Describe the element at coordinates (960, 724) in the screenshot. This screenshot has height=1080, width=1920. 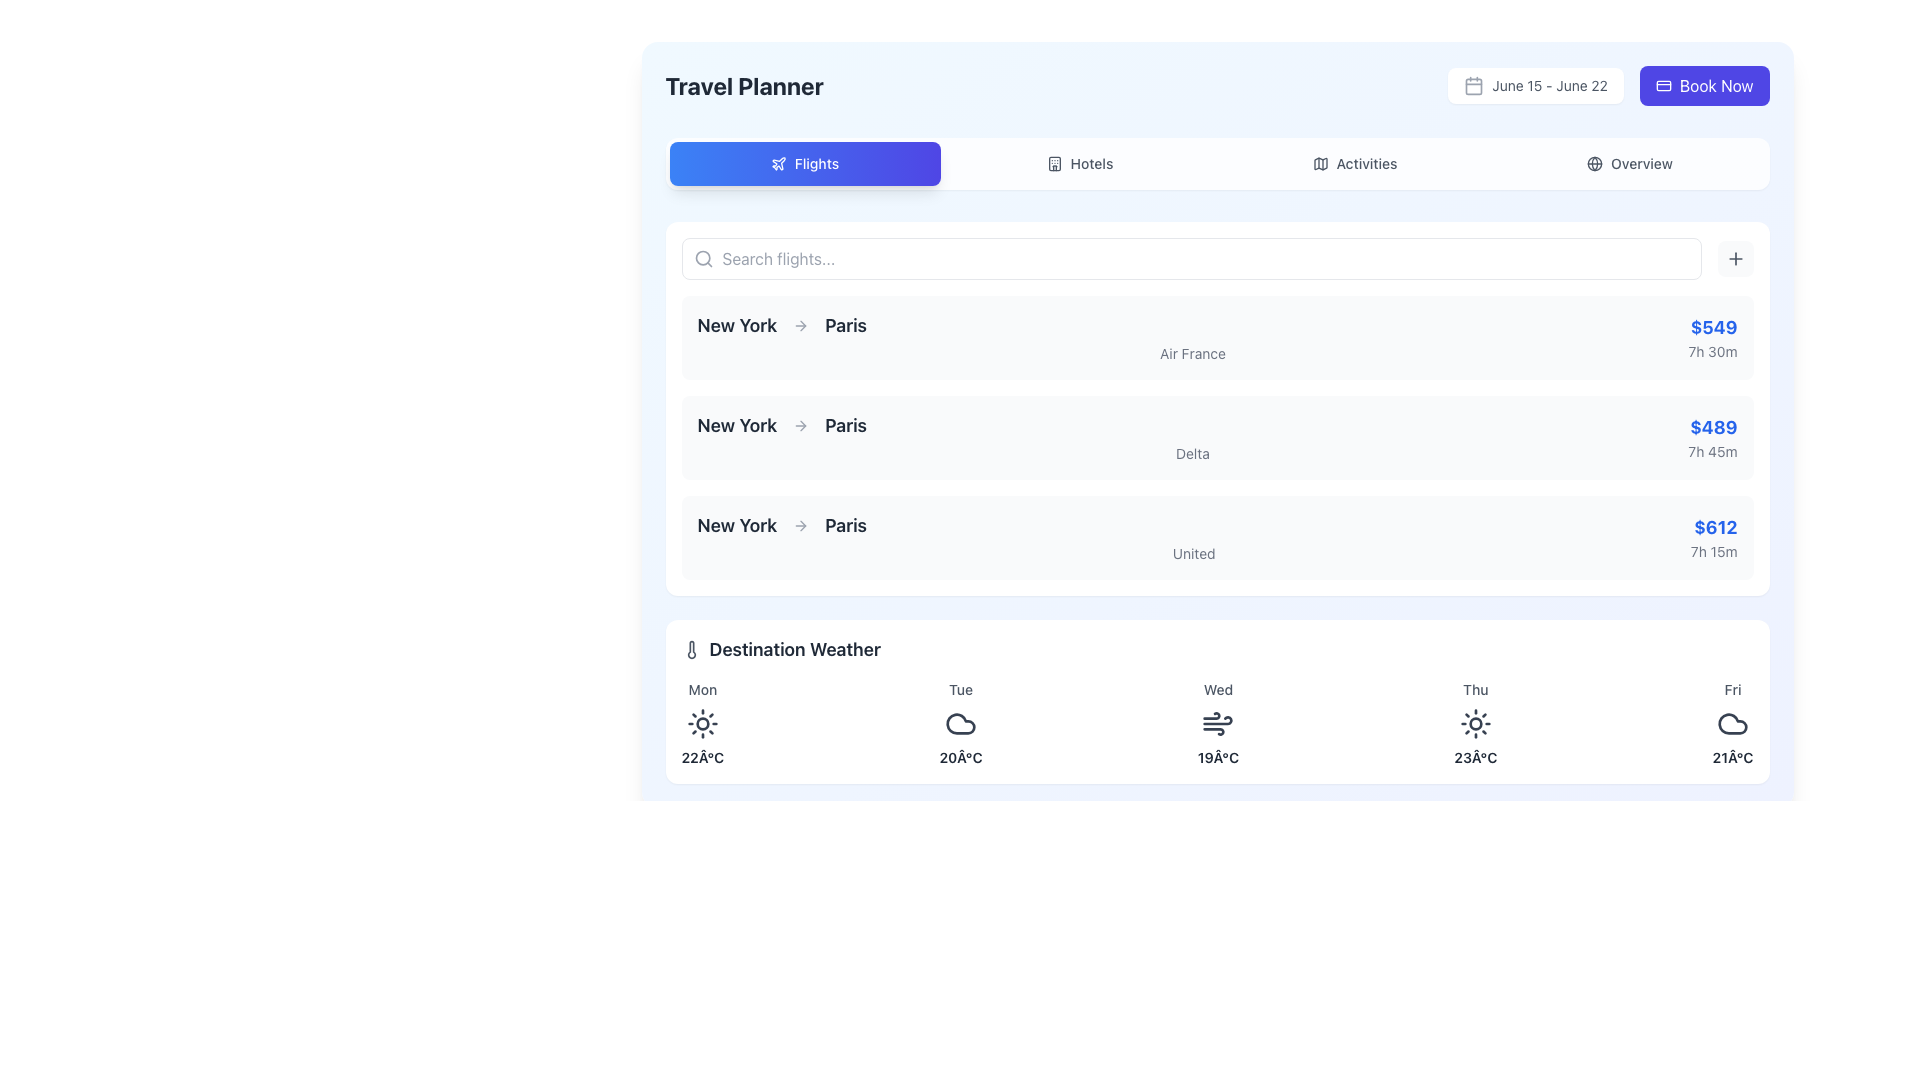
I see `the weather forecast element for 'Tuesday' which displays a temperature of 20°C and a cloud icon, located in the 'Destination Weather' component` at that location.